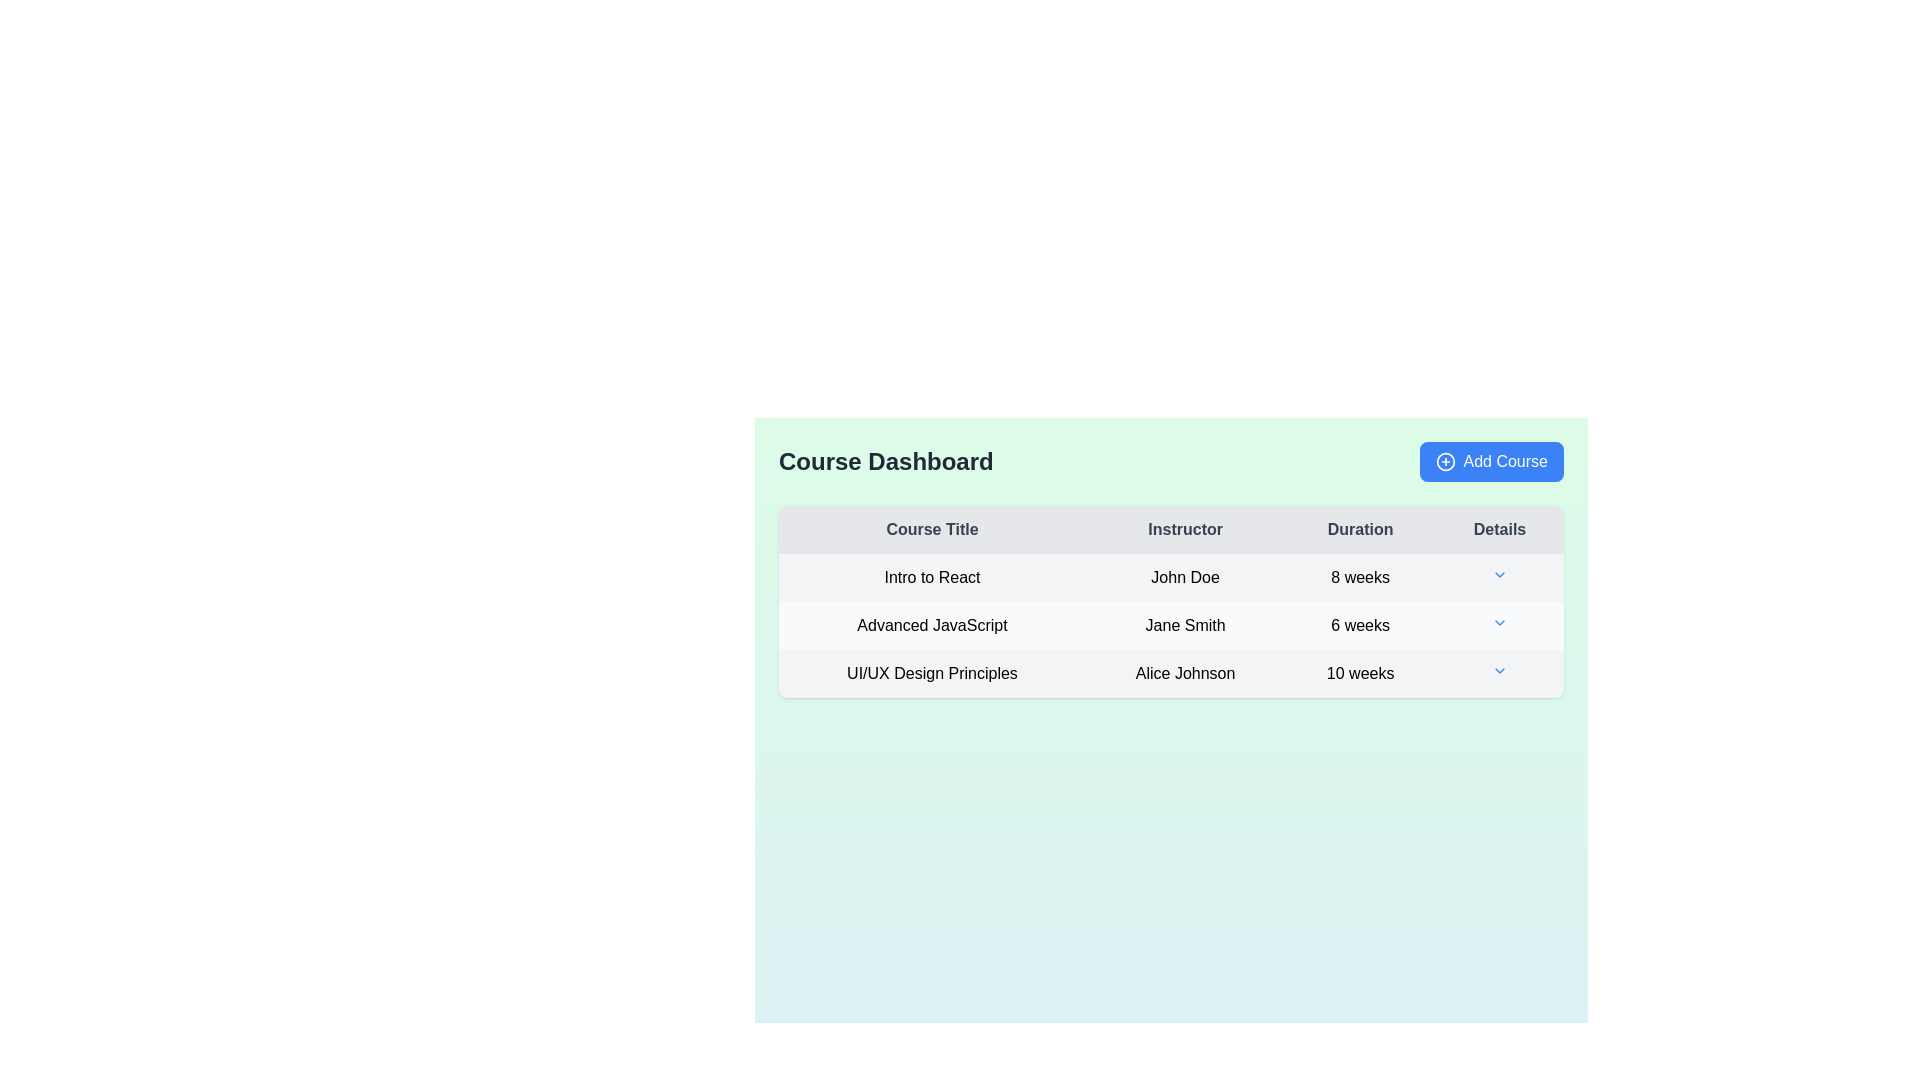  I want to click on the Dropdown indicator icon in the second row of the table, so click(1499, 622).